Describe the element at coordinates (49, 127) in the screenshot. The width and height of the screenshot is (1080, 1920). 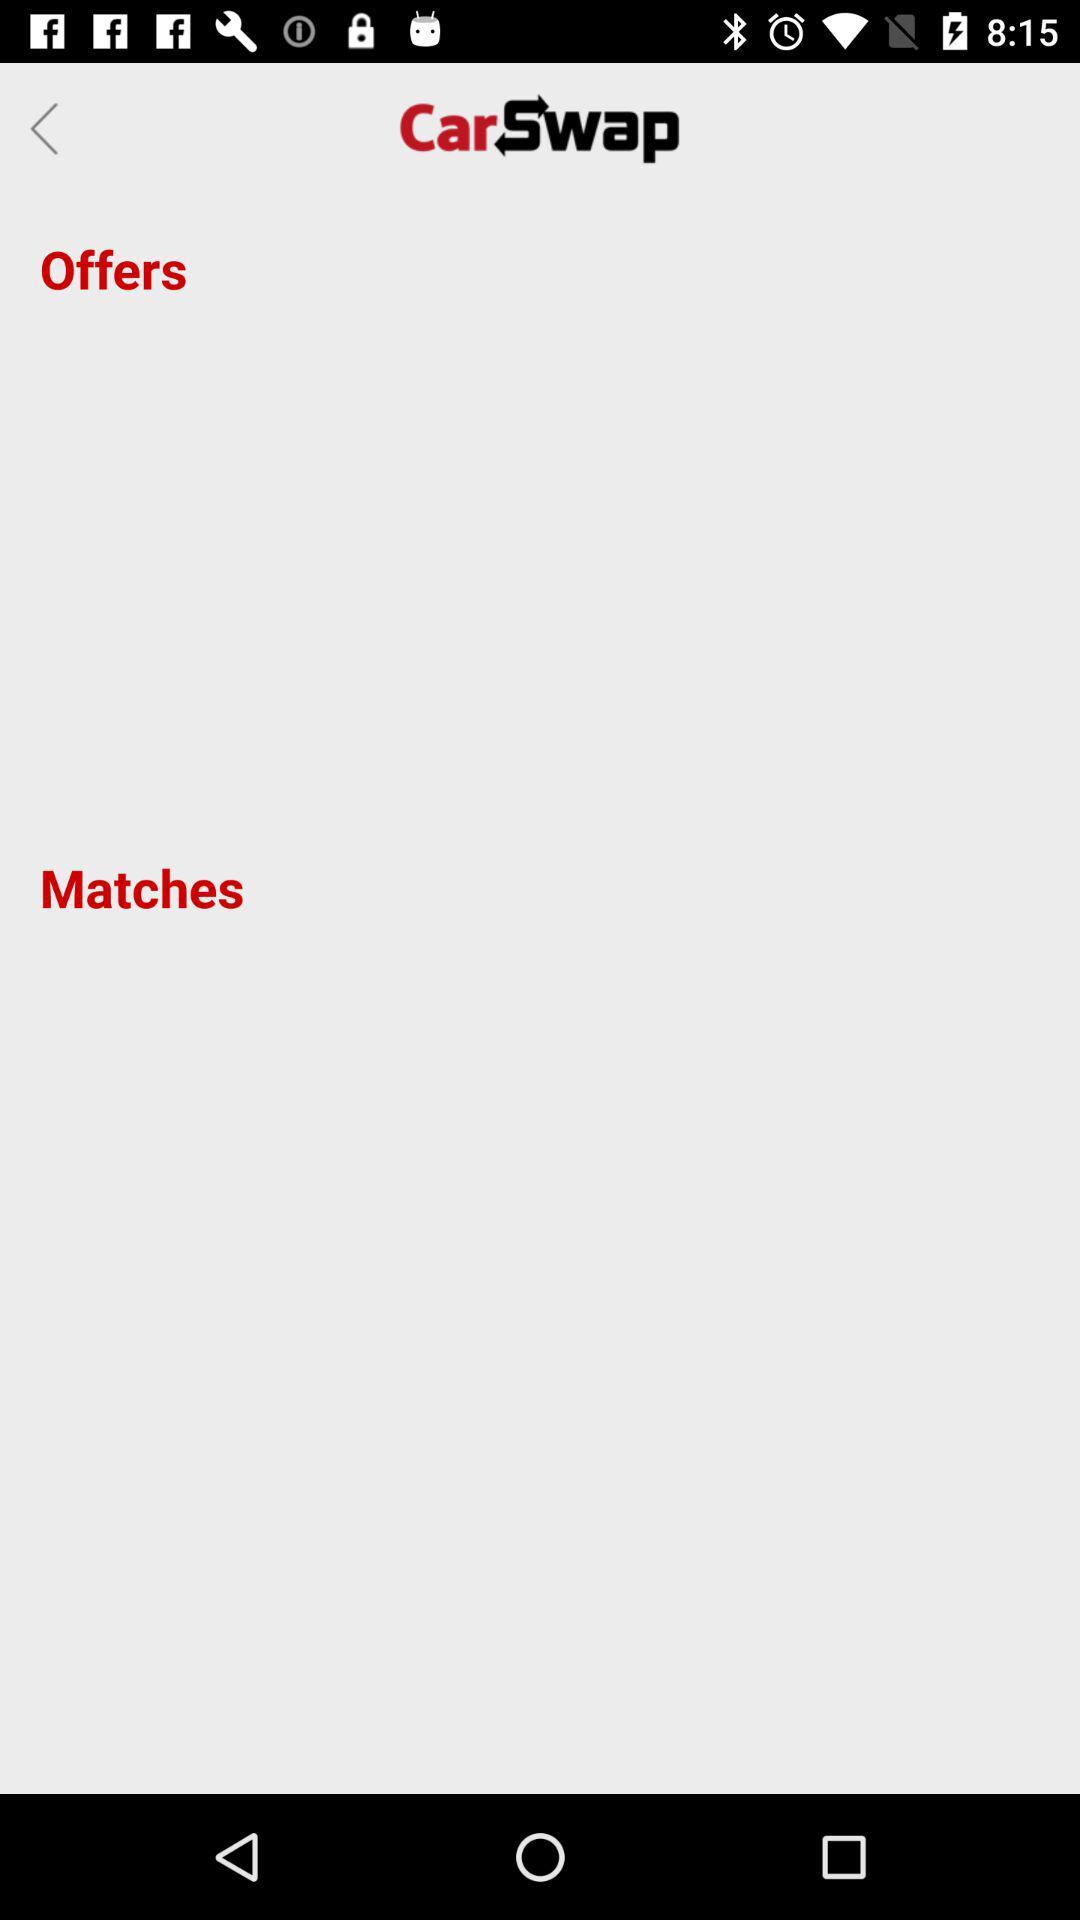
I see `the arrow_backward icon` at that location.